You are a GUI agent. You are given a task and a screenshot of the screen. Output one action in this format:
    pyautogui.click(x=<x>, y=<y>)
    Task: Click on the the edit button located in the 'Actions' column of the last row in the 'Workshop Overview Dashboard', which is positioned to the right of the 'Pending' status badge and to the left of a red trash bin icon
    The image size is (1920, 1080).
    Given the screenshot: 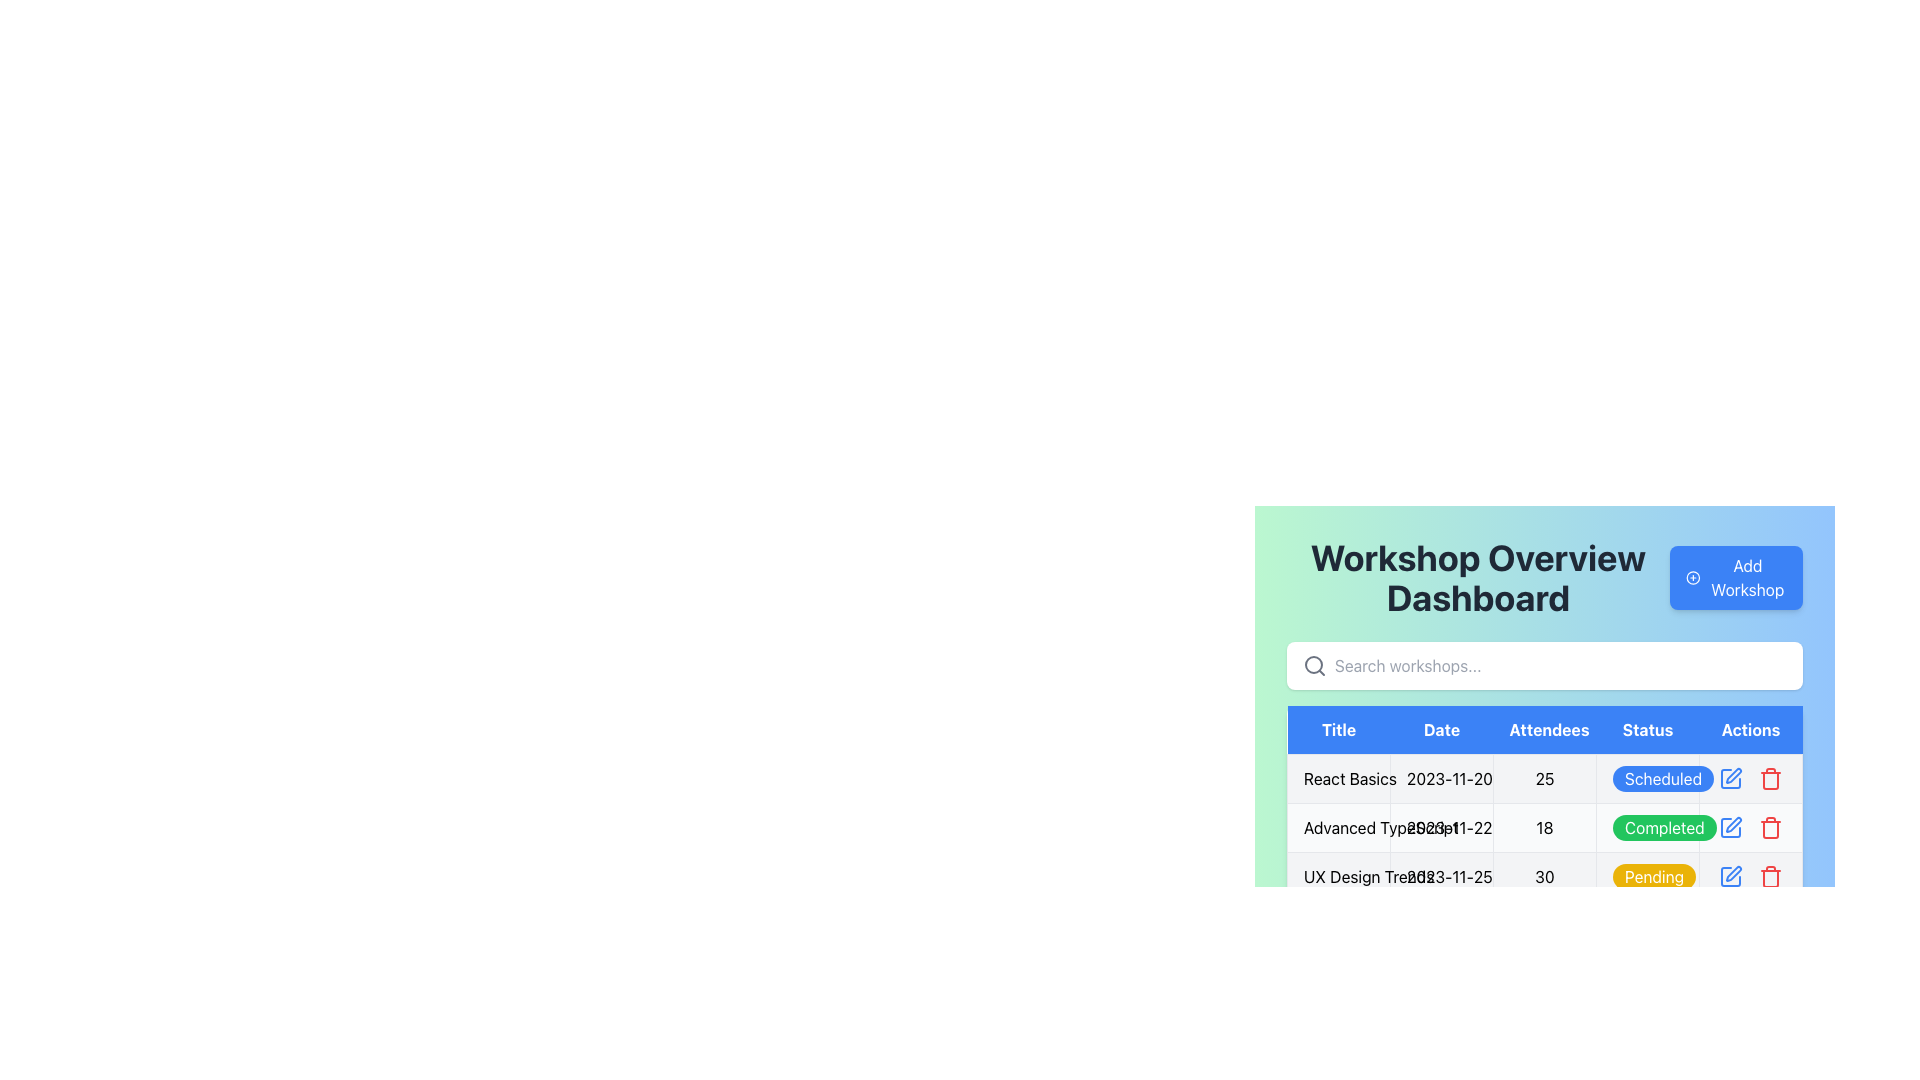 What is the action you would take?
    pyautogui.click(x=1730, y=875)
    